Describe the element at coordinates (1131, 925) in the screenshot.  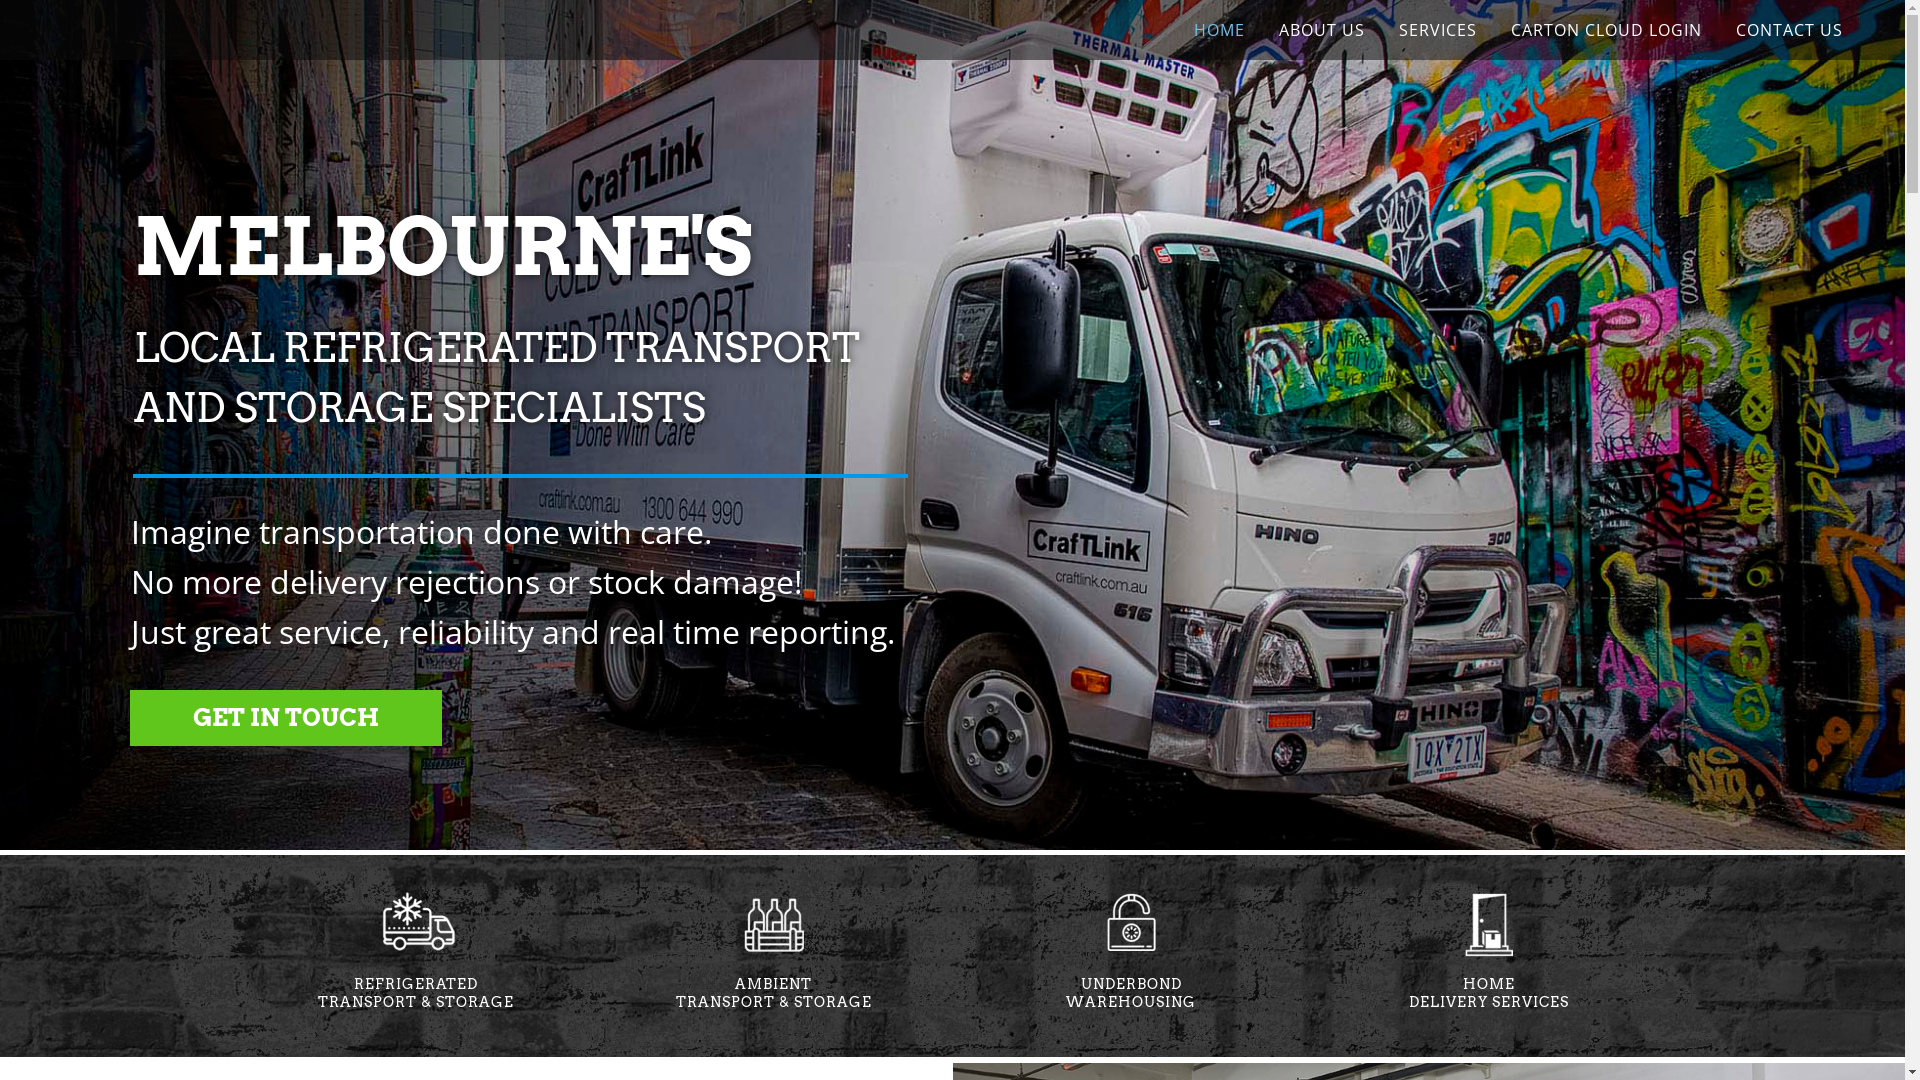
I see `'bonded storage icon'` at that location.